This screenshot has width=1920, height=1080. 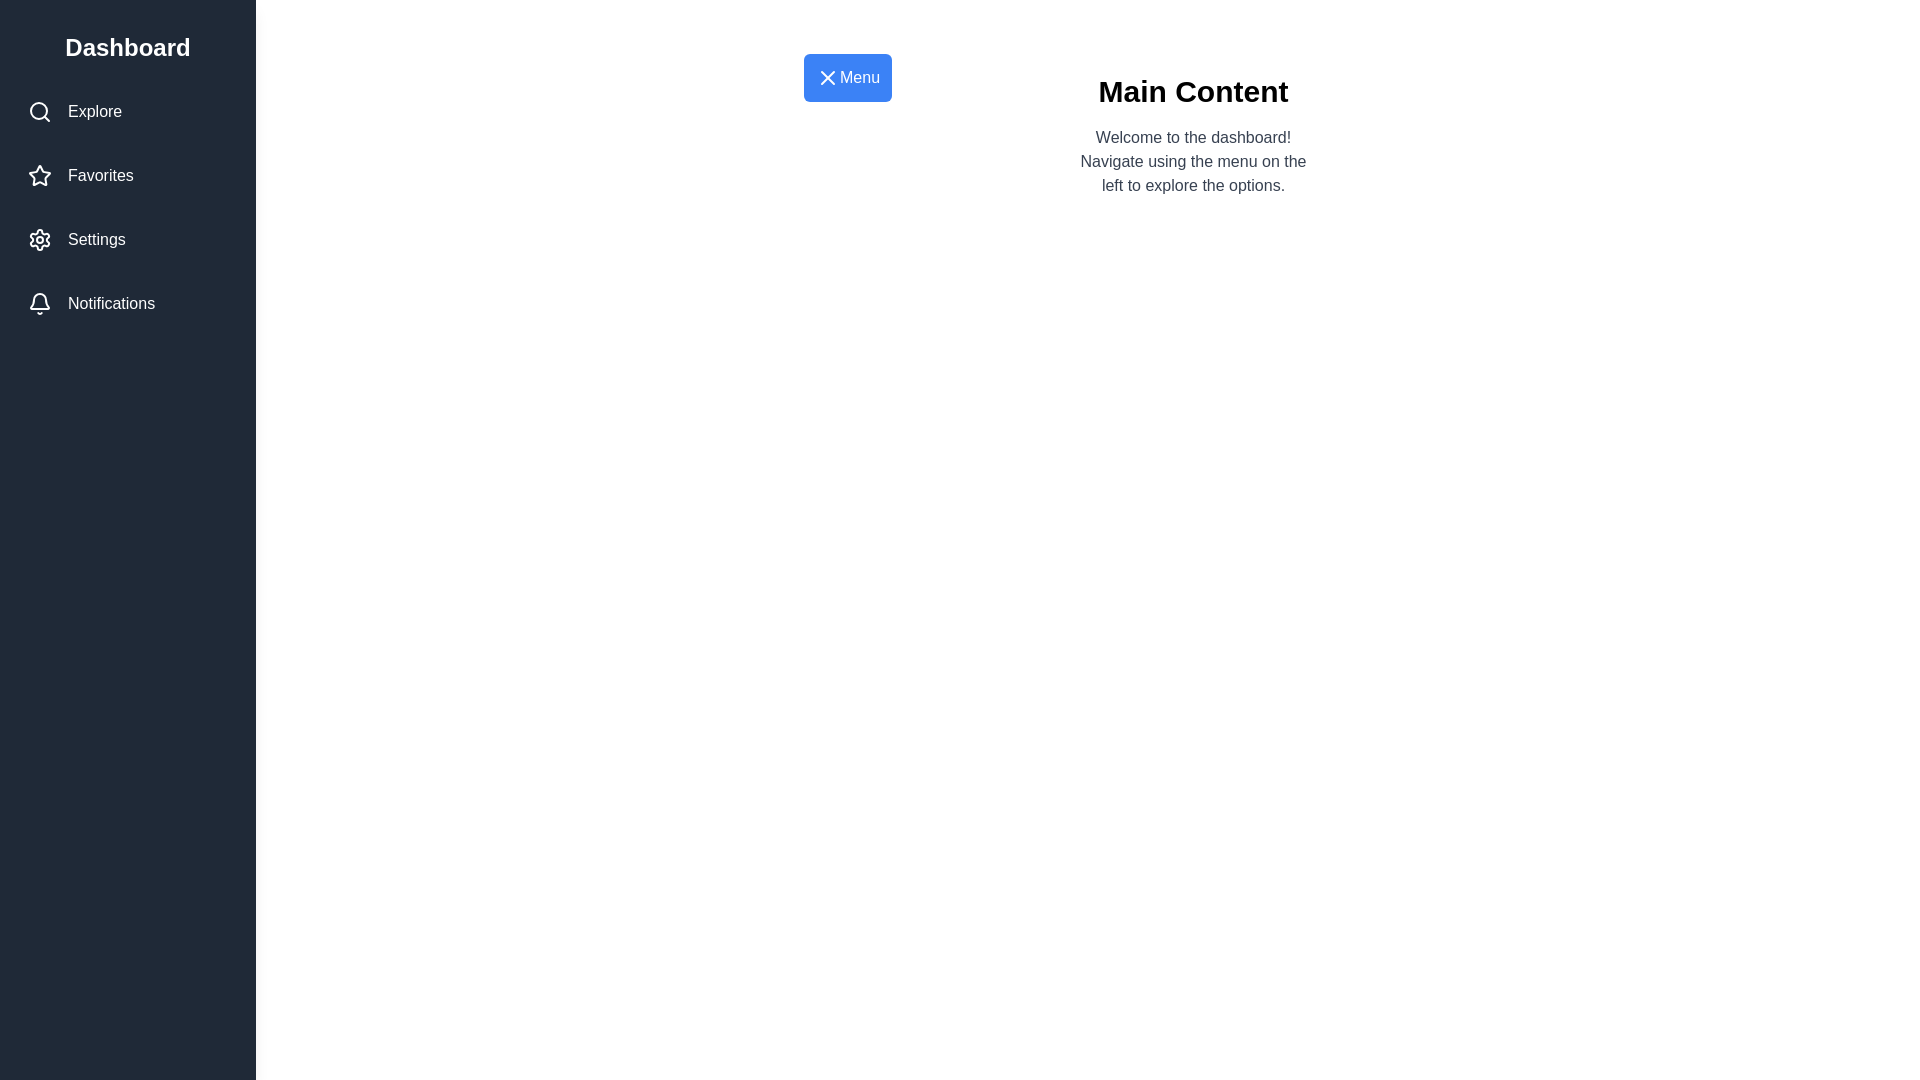 I want to click on the static text element displaying 'Dashboard' which is located at the top of the vertical menu panel on the left side of the interface, so click(x=127, y=46).